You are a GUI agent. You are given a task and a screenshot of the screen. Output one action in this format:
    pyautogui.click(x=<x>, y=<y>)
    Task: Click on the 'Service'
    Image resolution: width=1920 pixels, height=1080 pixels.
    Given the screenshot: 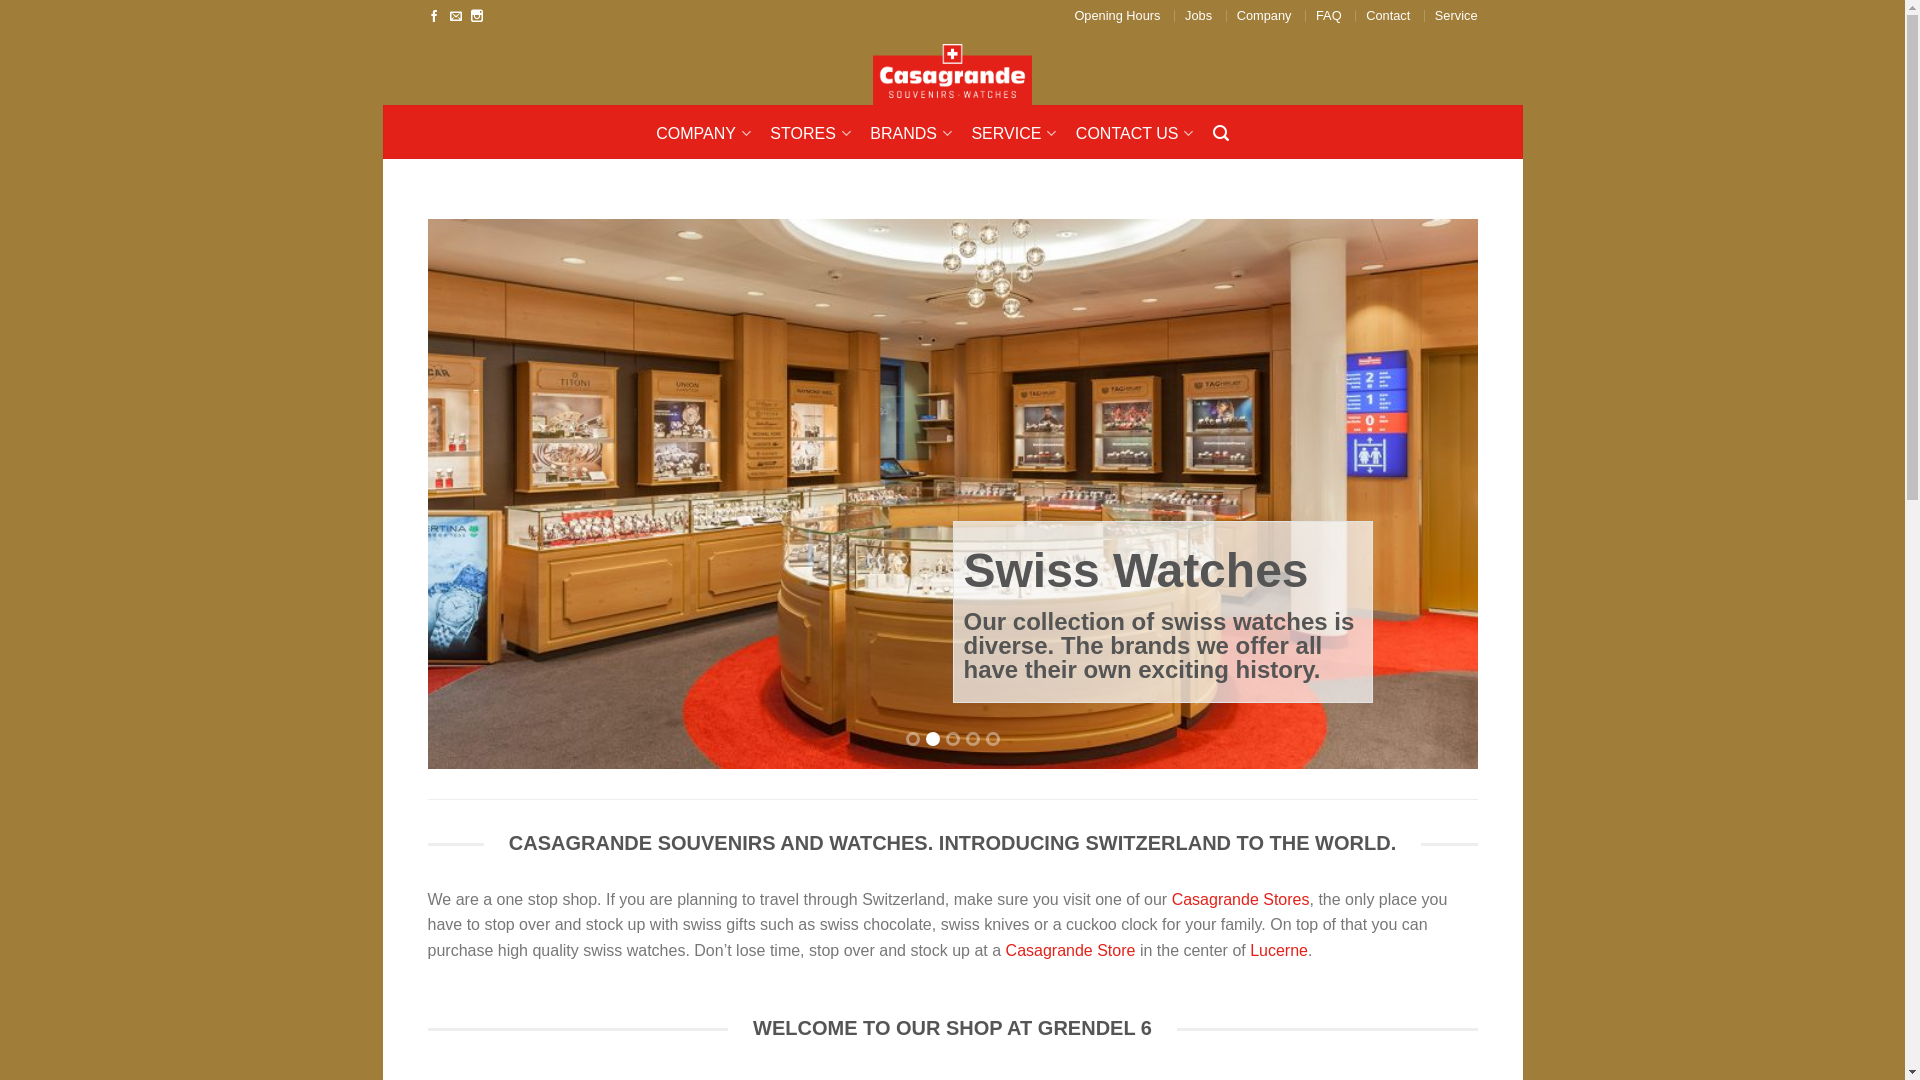 What is the action you would take?
    pyautogui.click(x=1456, y=15)
    